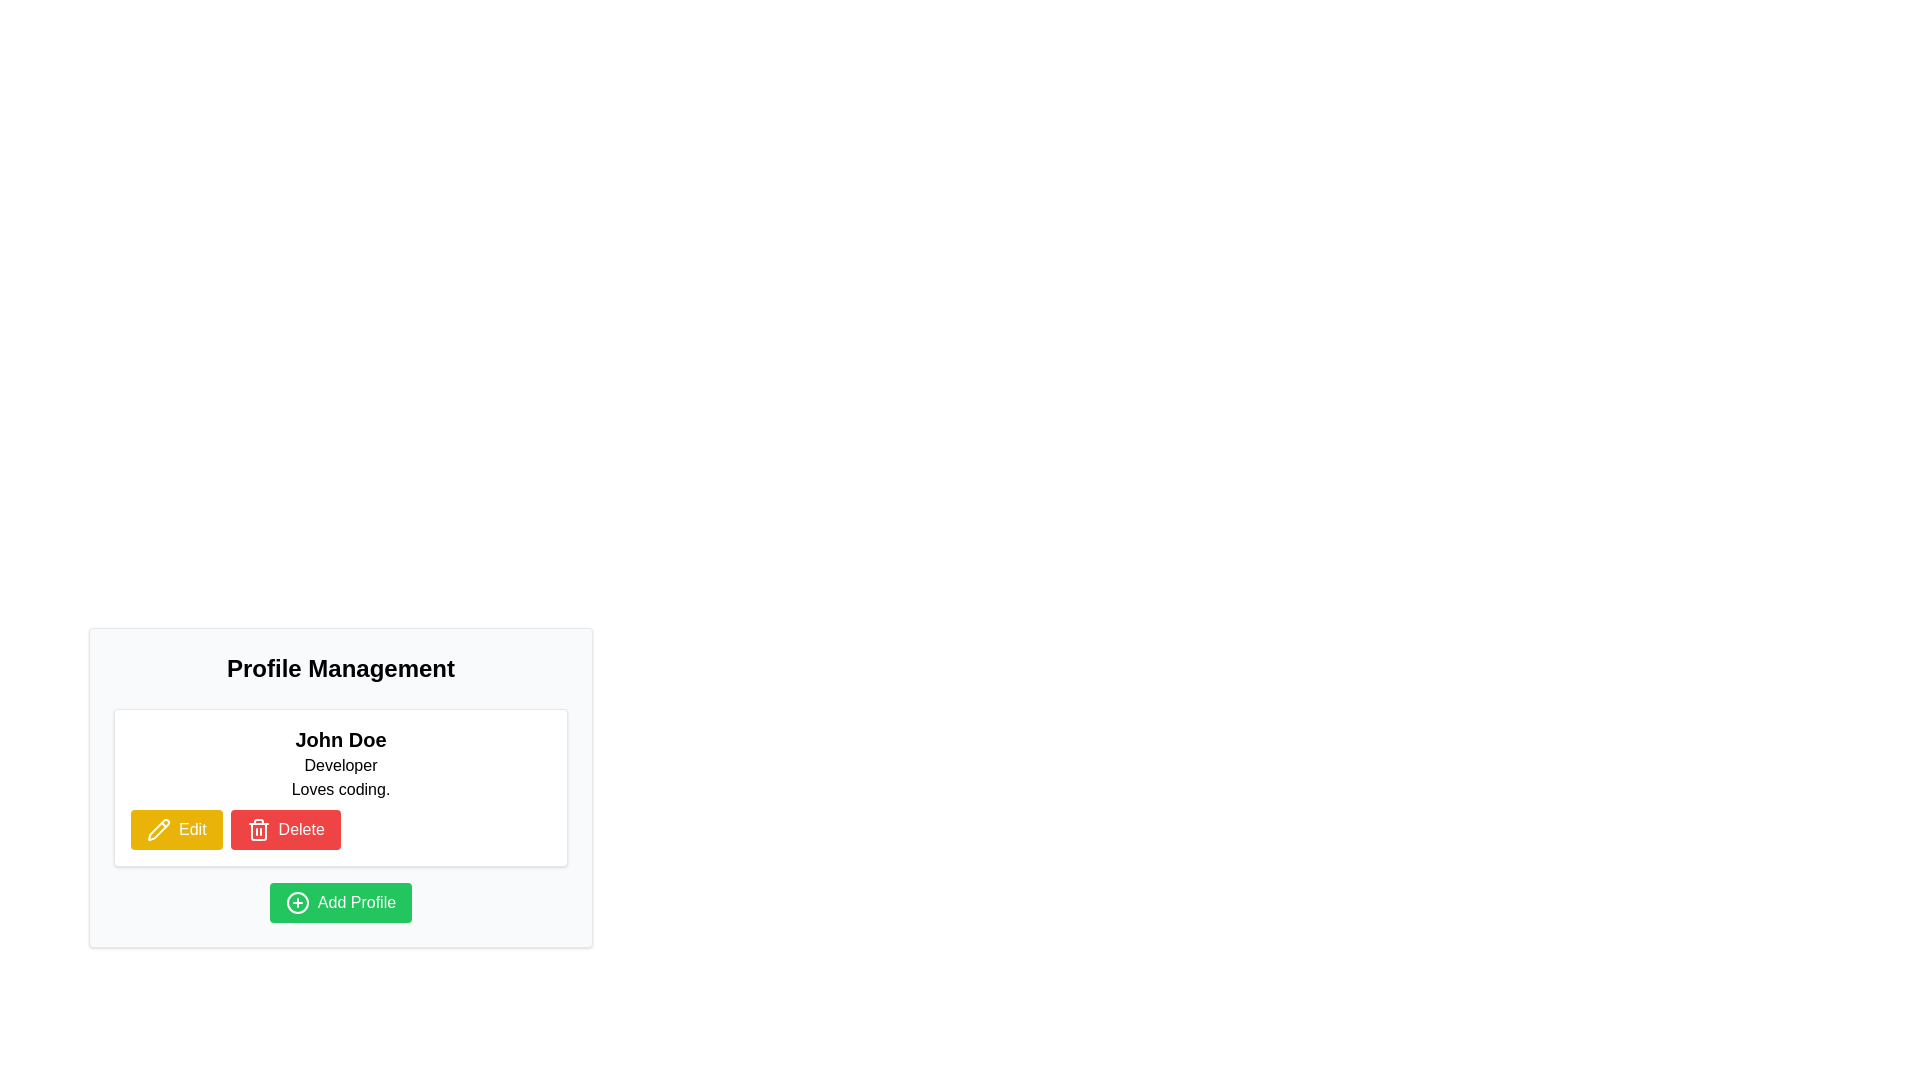  Describe the element at coordinates (340, 765) in the screenshot. I see `the static text label that describes the role or occupation associated with the profile, which is positioned below 'John Doe' and above 'Loves coding.'` at that location.